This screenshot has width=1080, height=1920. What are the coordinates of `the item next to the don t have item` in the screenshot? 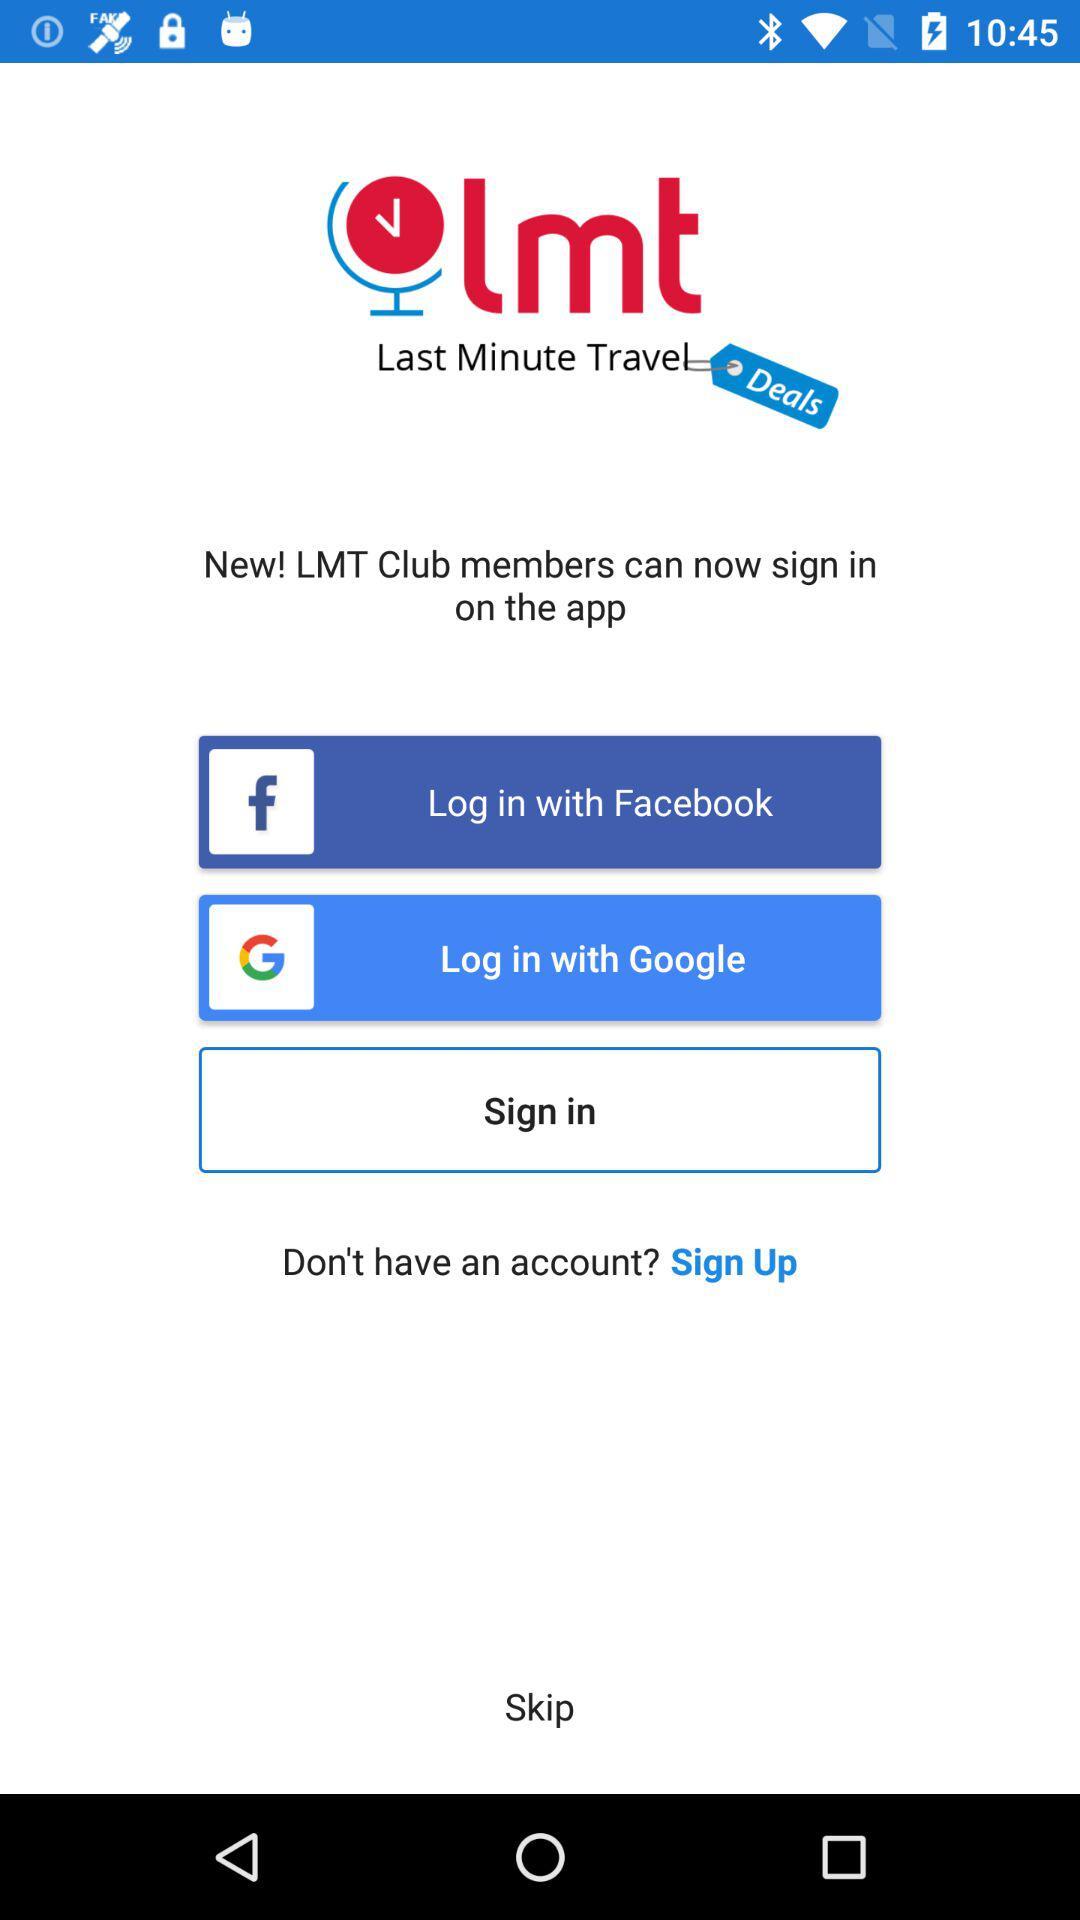 It's located at (734, 1259).